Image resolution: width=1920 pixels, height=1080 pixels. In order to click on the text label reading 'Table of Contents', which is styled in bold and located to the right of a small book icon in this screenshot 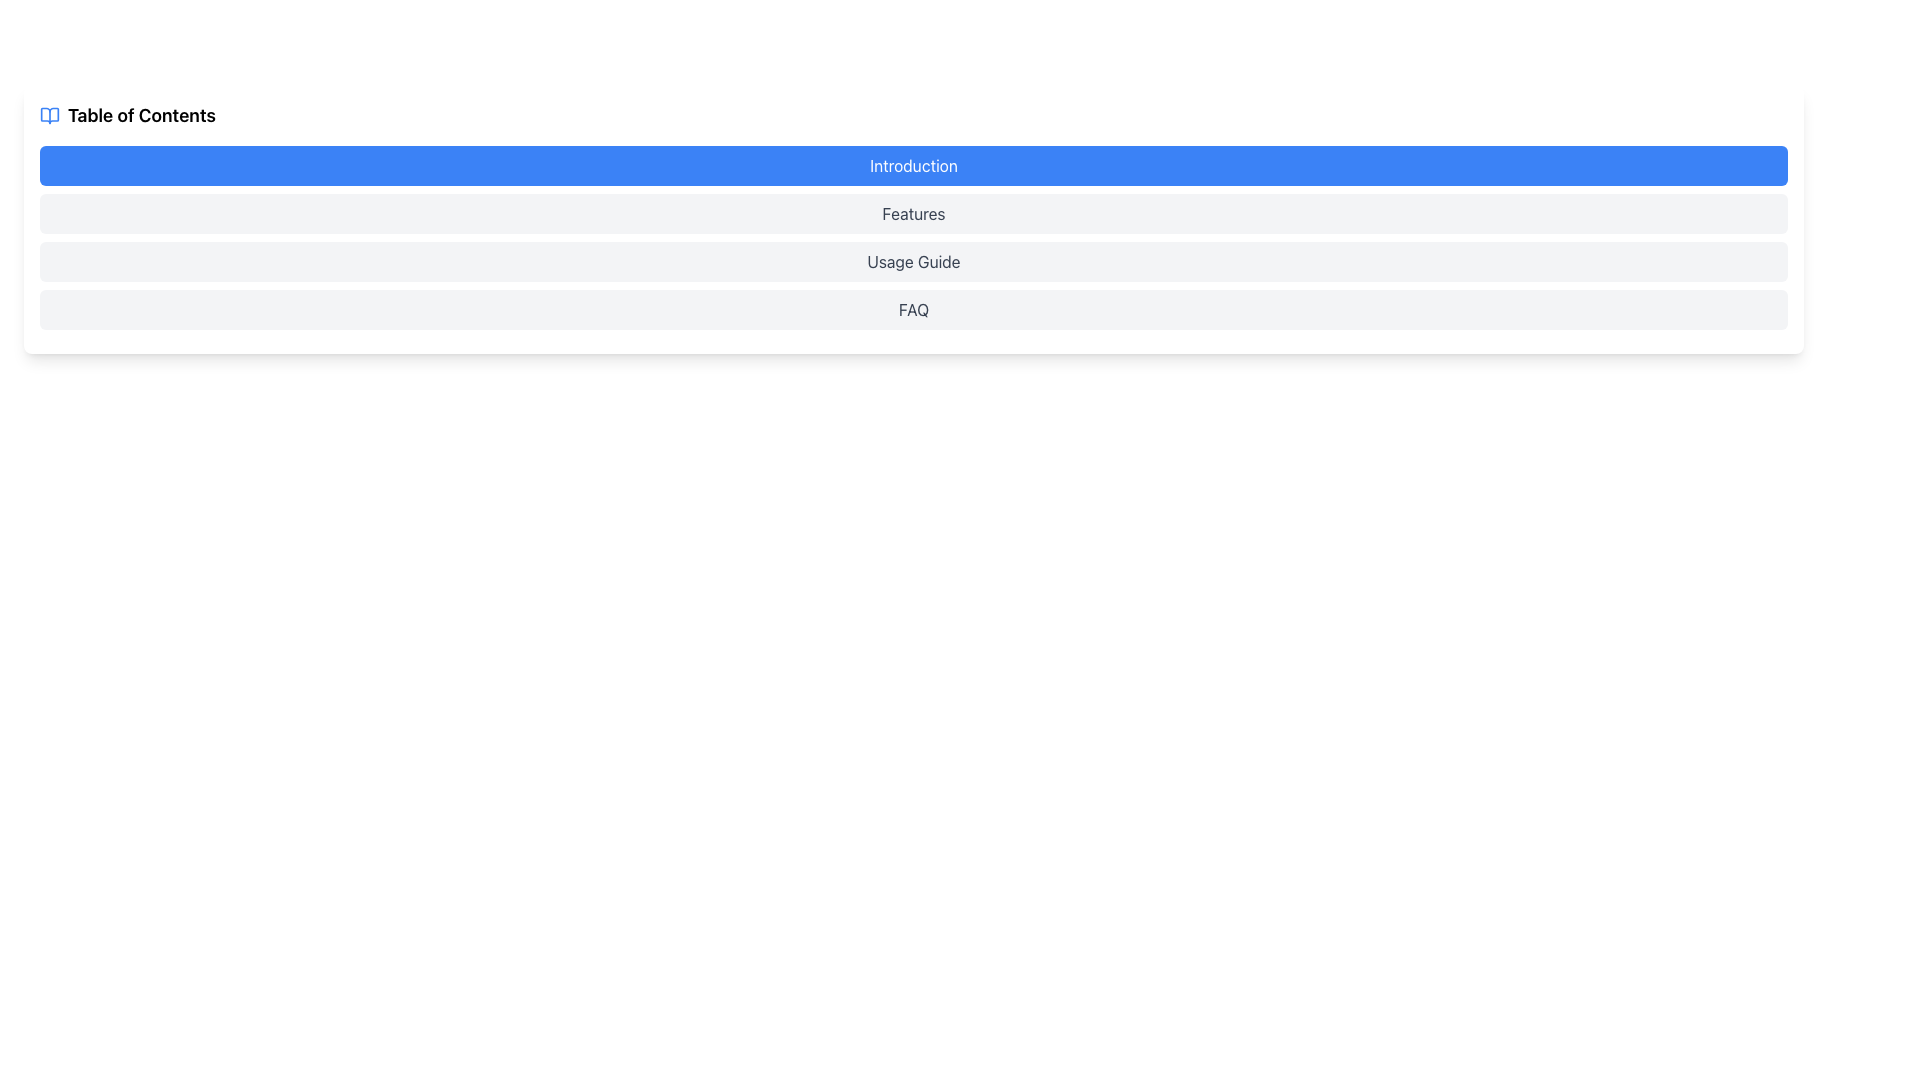, I will do `click(140, 115)`.